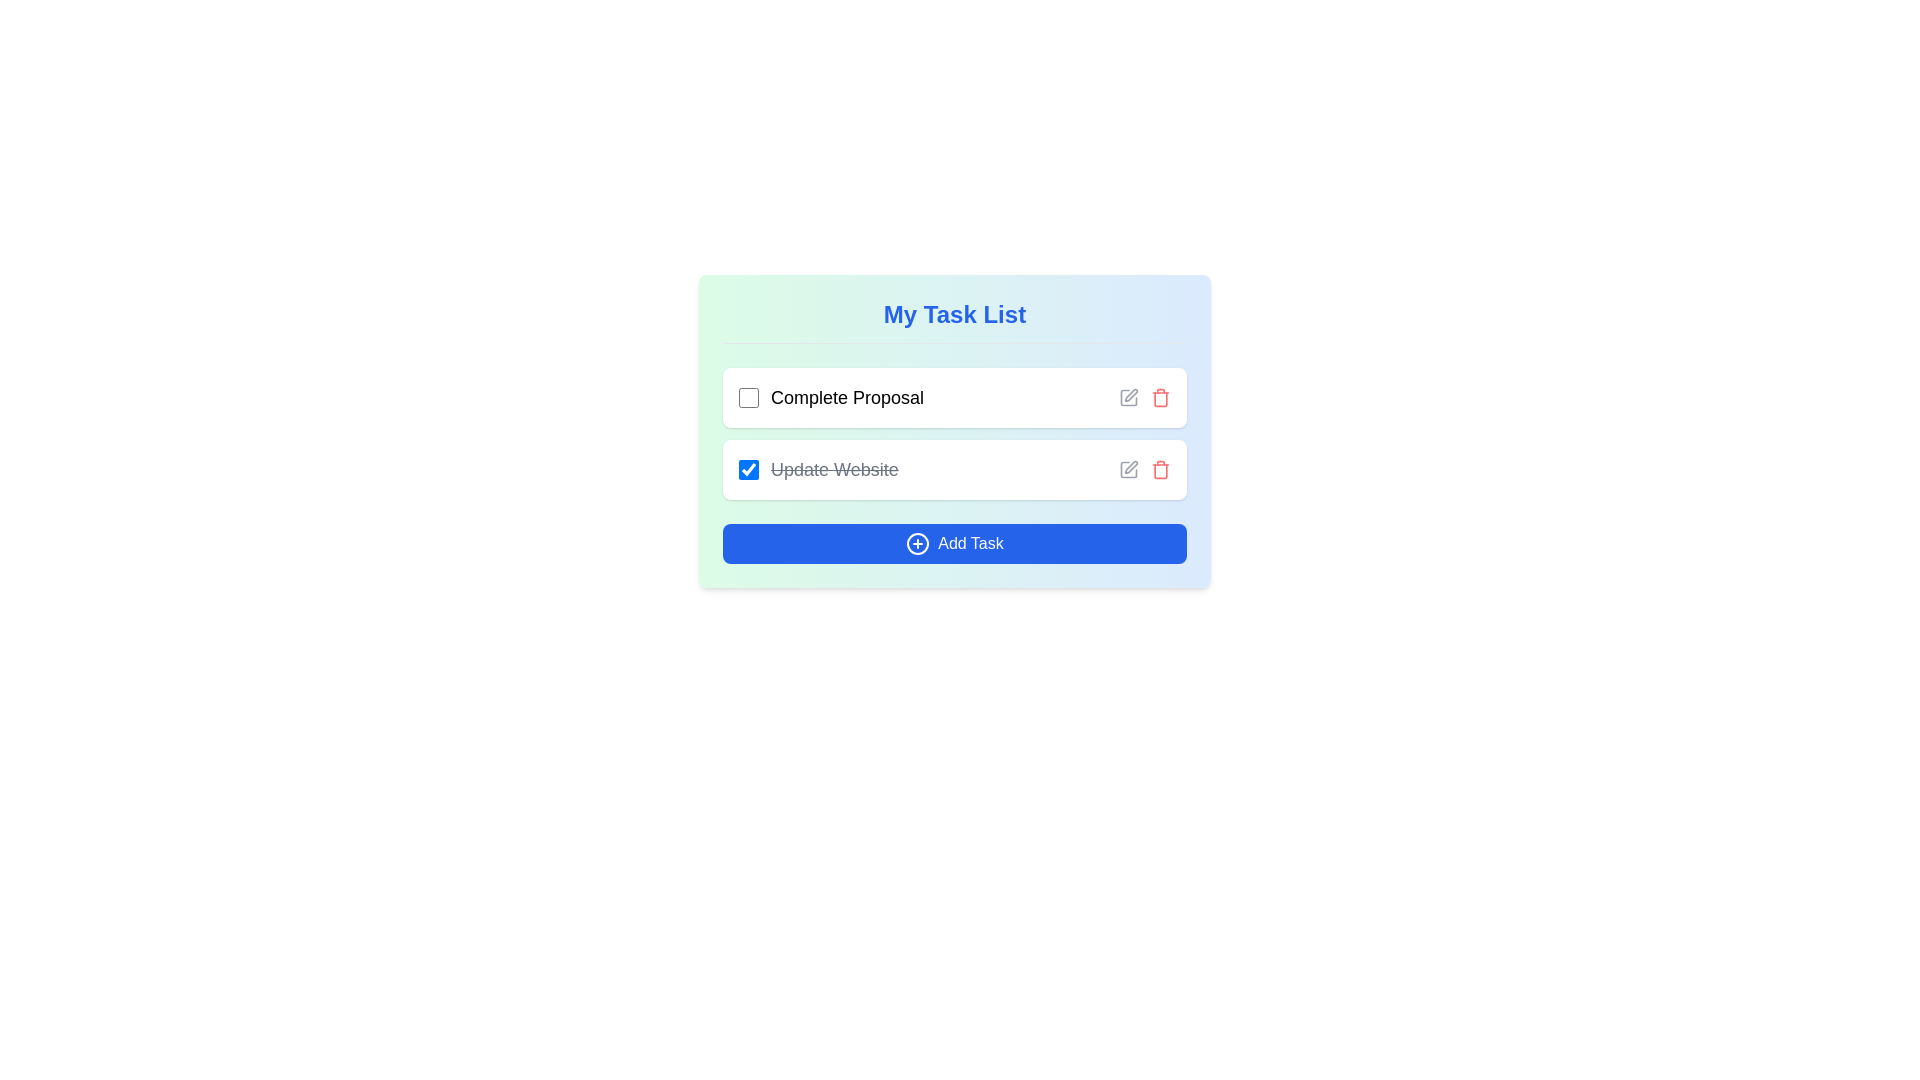 This screenshot has width=1920, height=1080. I want to click on the delete button icon for the task item titled 'Update Website' to observe a tooltip or styling change, so click(1161, 470).